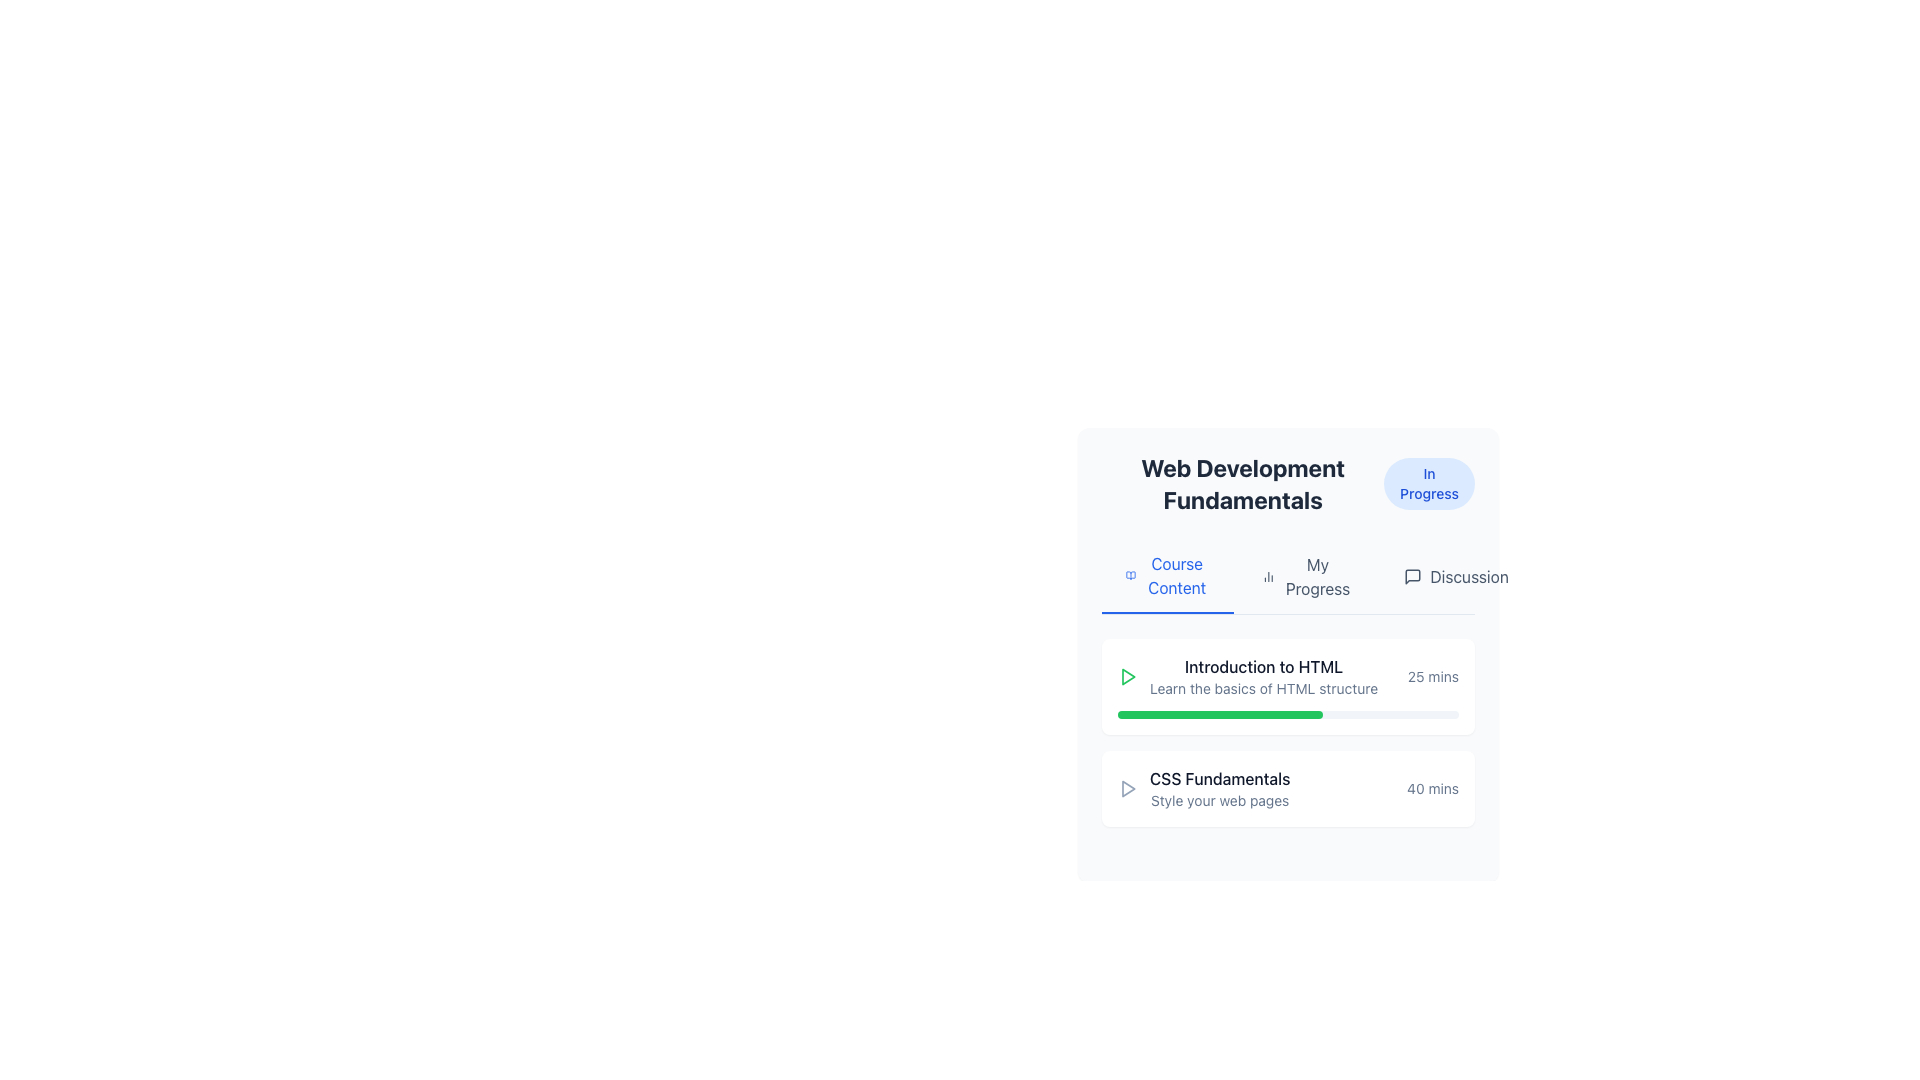 The image size is (1920, 1080). I want to click on the bar chart icon located to the left of the 'My Progress' text in the top navigation bar, so click(1267, 577).